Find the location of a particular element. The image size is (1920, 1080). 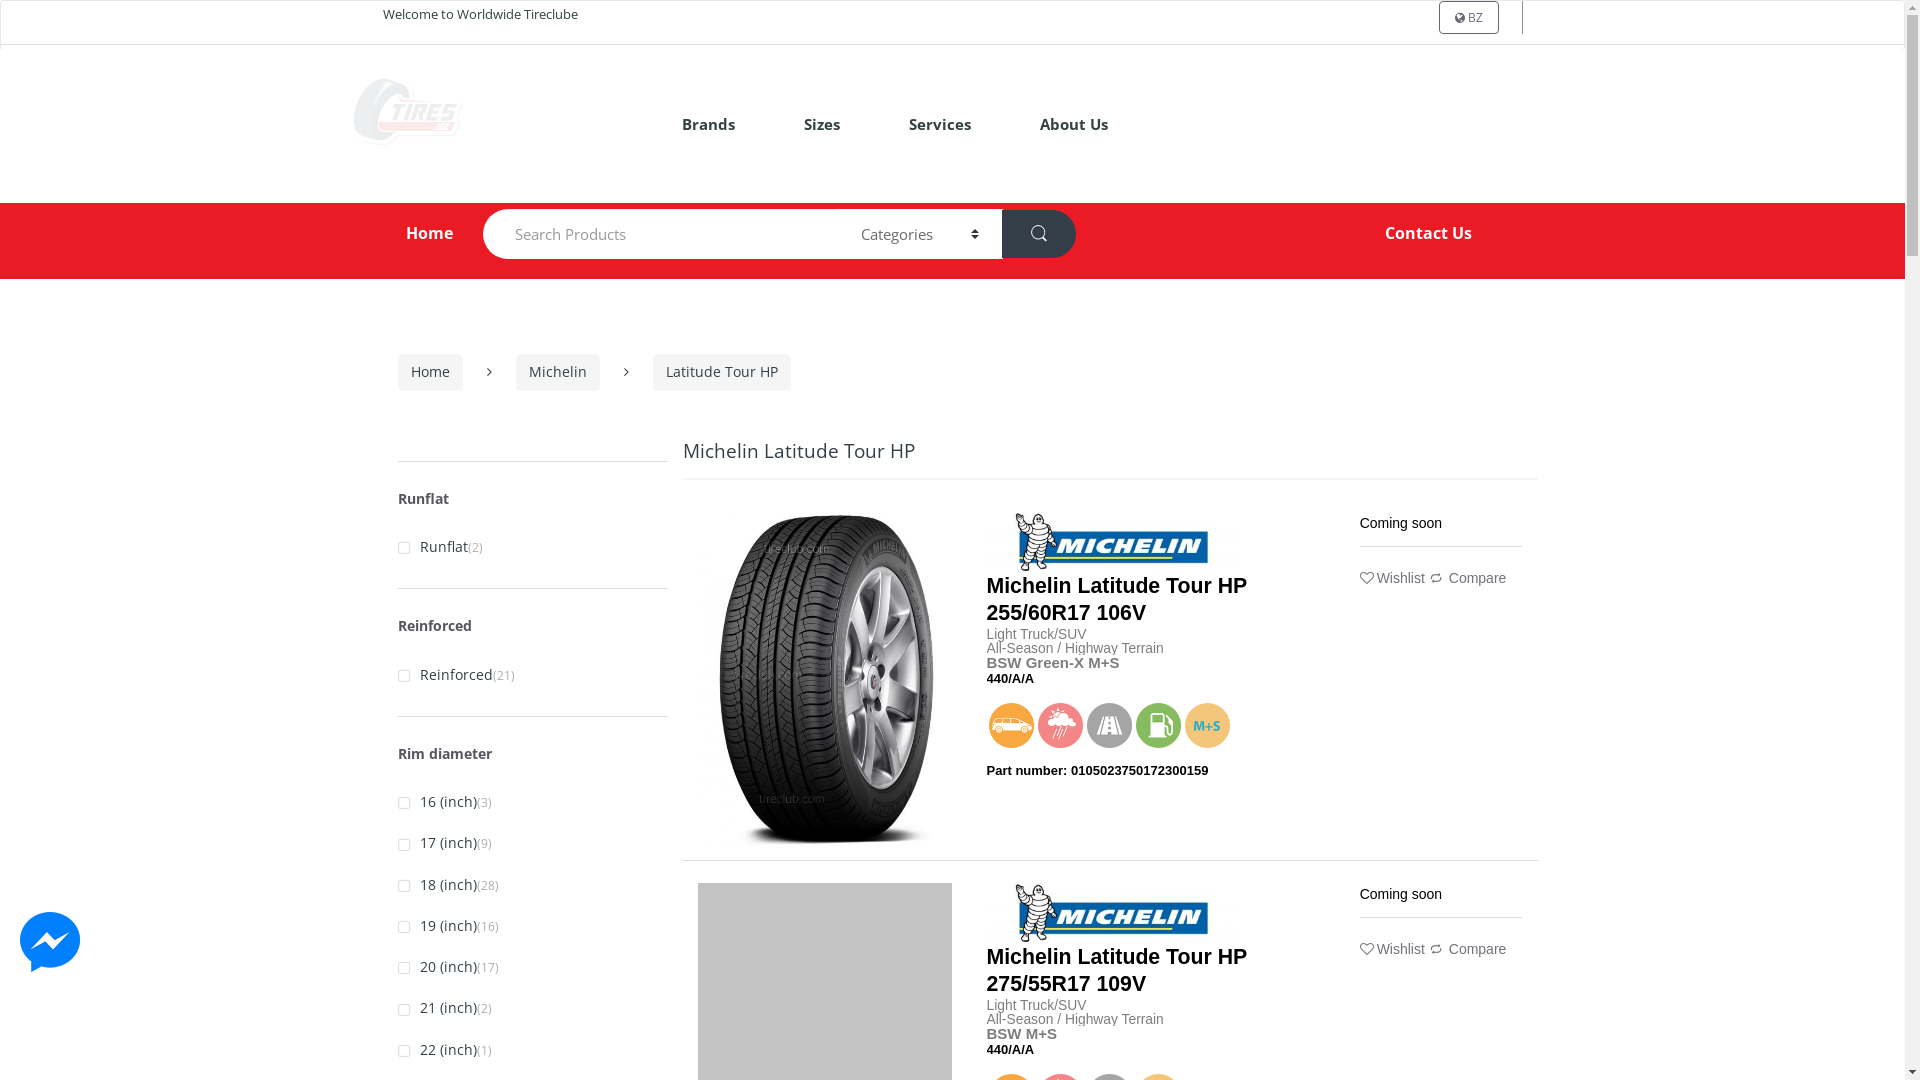

'Michelin Latitude Tour HP tires' is located at coordinates (825, 680).